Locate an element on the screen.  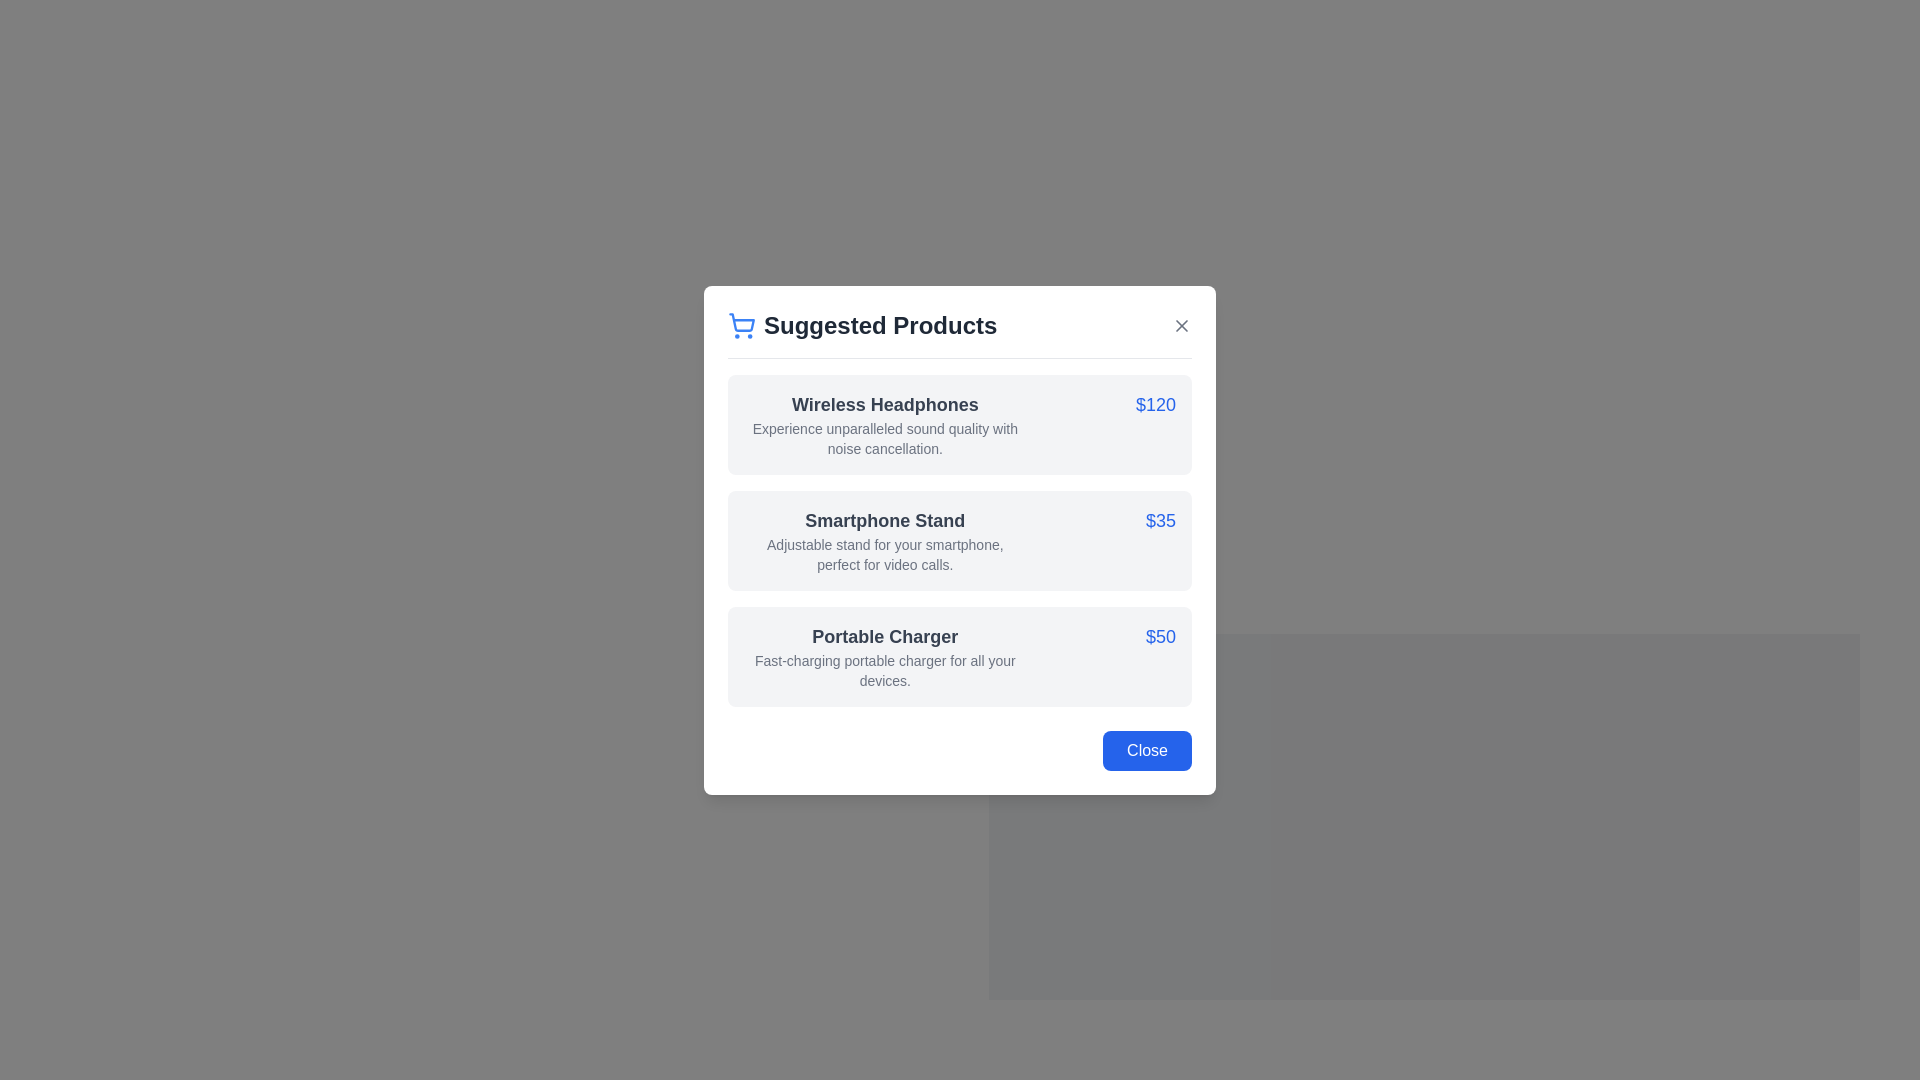
the text label displaying 'Portable Charger', which is styled in a bold and larger font, located in the third item of a vertical list within a centered modal is located at coordinates (884, 636).